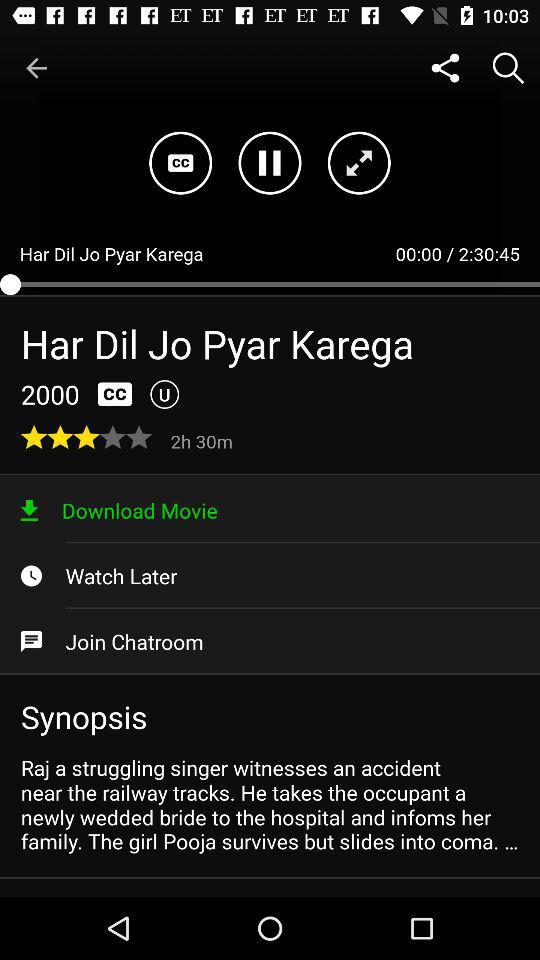  What do you see at coordinates (36, 68) in the screenshot?
I see `the item above har dil jo icon` at bounding box center [36, 68].